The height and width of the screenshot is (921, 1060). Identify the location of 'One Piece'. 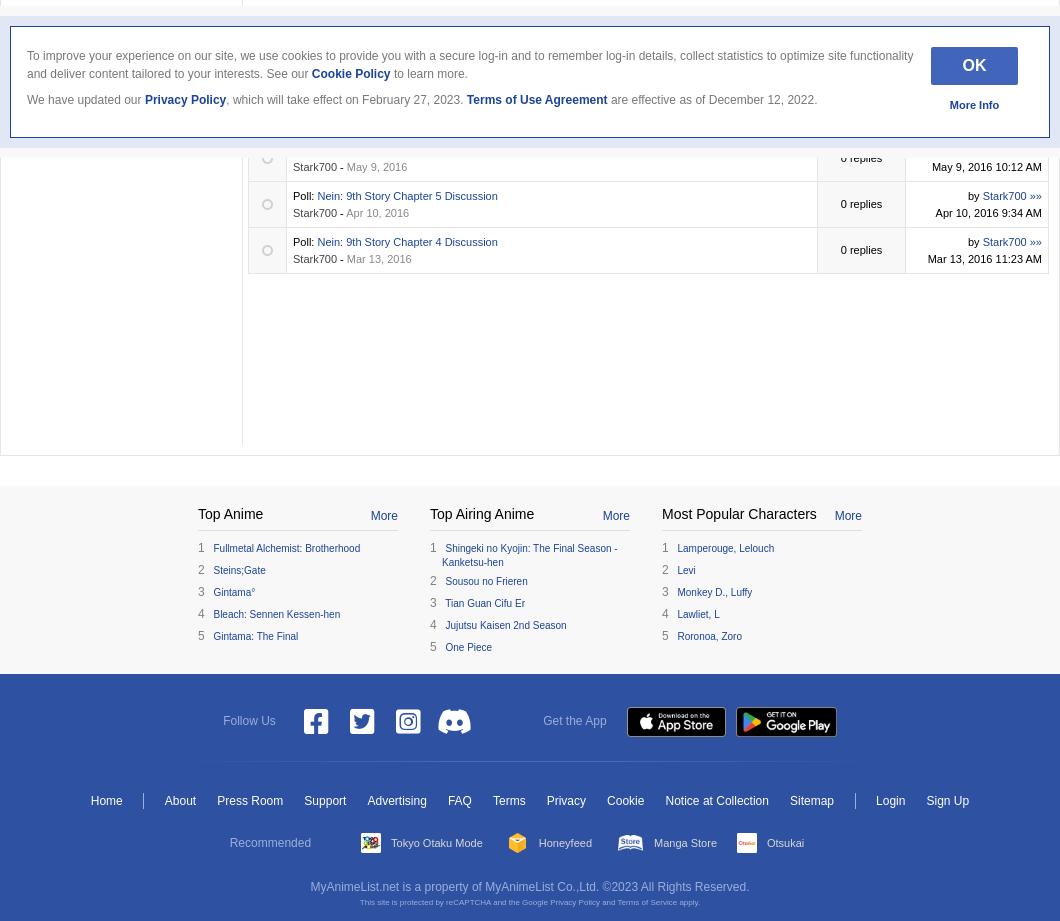
(467, 646).